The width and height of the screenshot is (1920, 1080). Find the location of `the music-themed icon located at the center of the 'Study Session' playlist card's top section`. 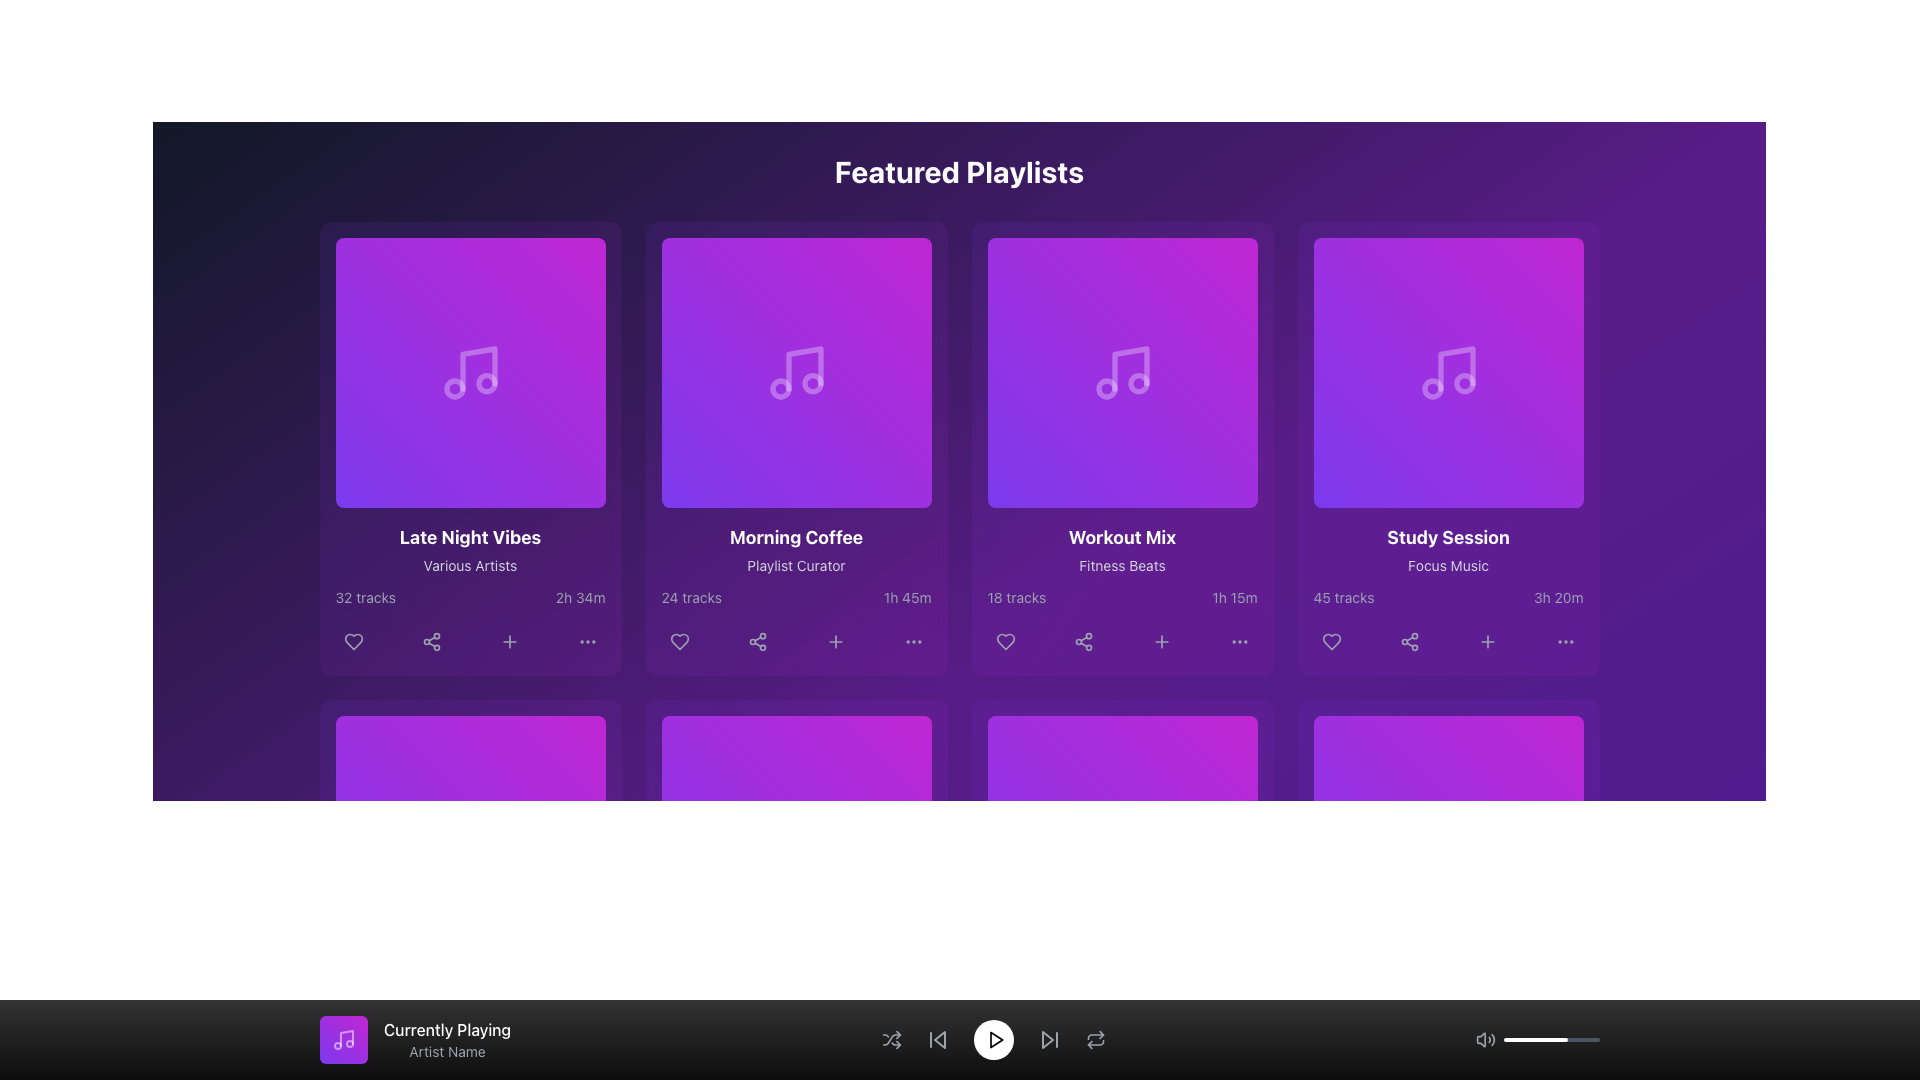

the music-themed icon located at the center of the 'Study Session' playlist card's top section is located at coordinates (1448, 373).